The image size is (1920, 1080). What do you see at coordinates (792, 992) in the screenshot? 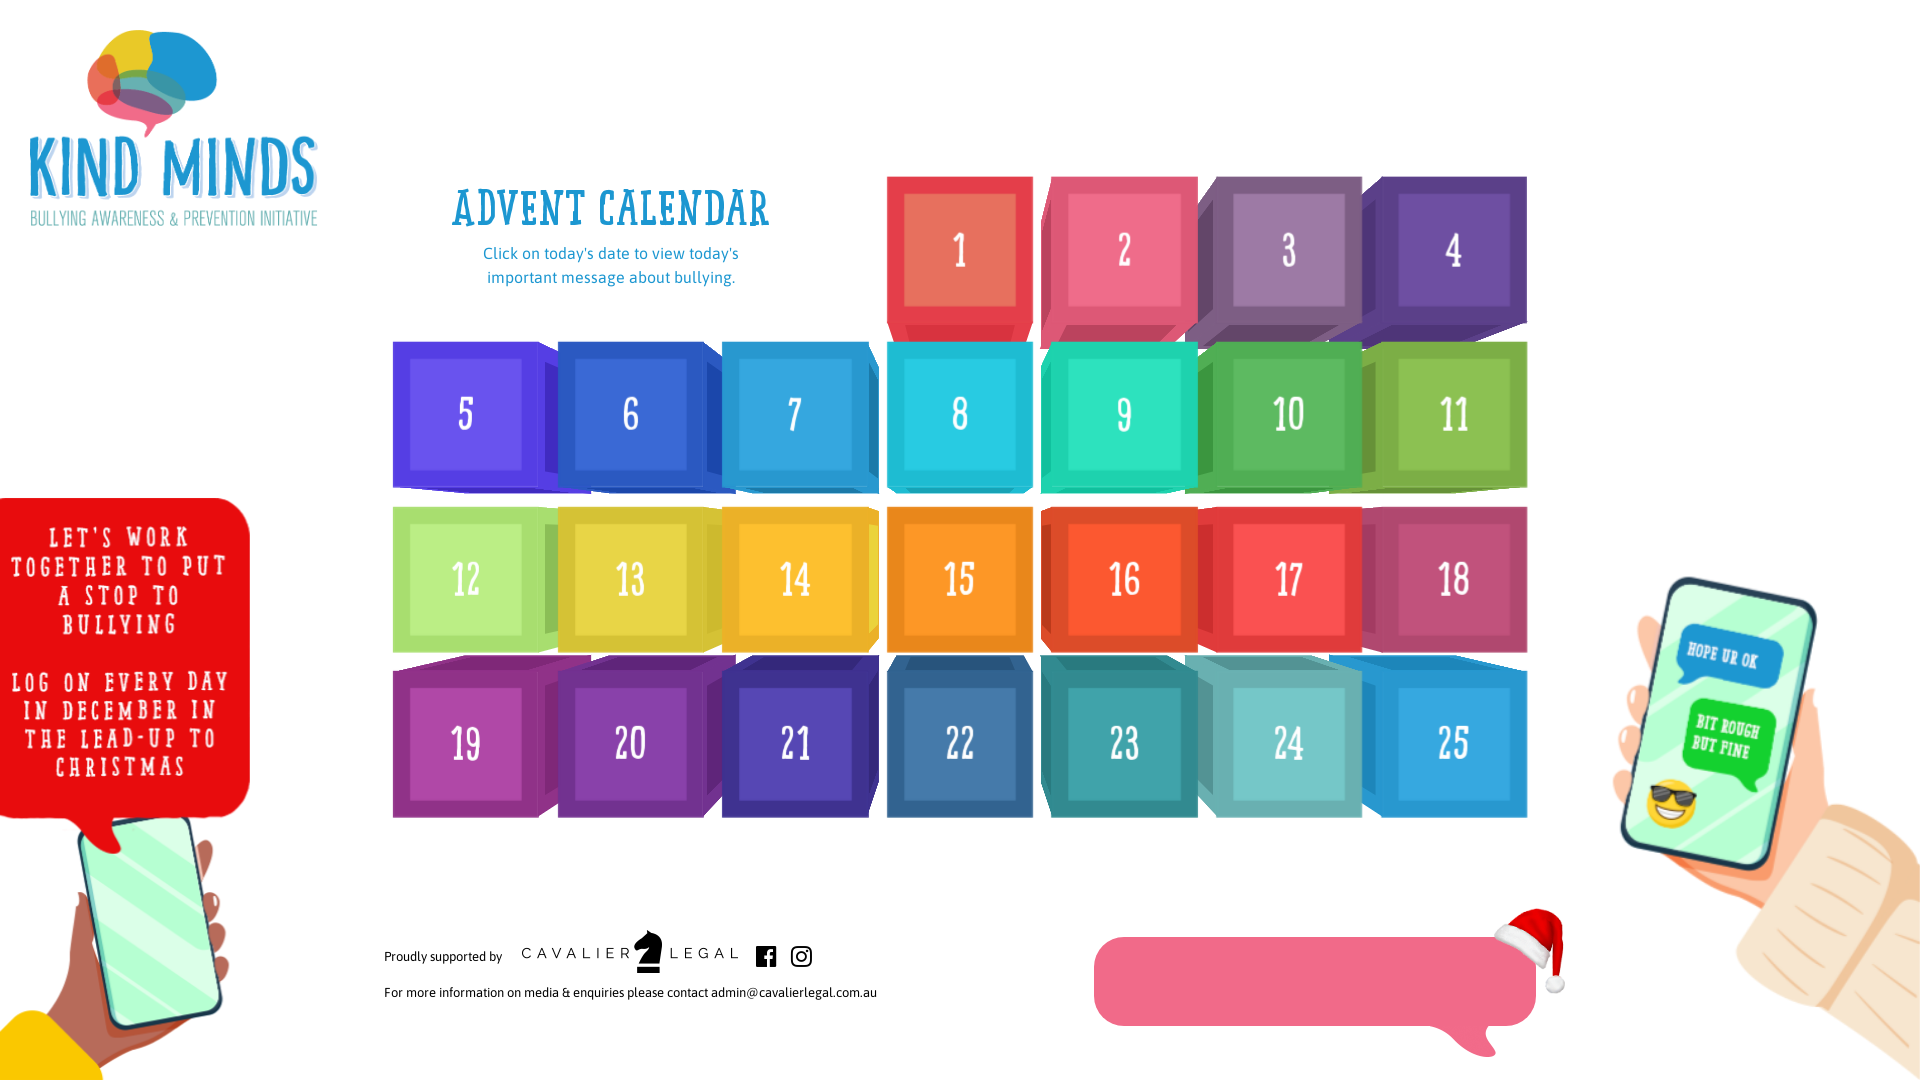
I see `'admin@cavalierlegal.com.au'` at bounding box center [792, 992].